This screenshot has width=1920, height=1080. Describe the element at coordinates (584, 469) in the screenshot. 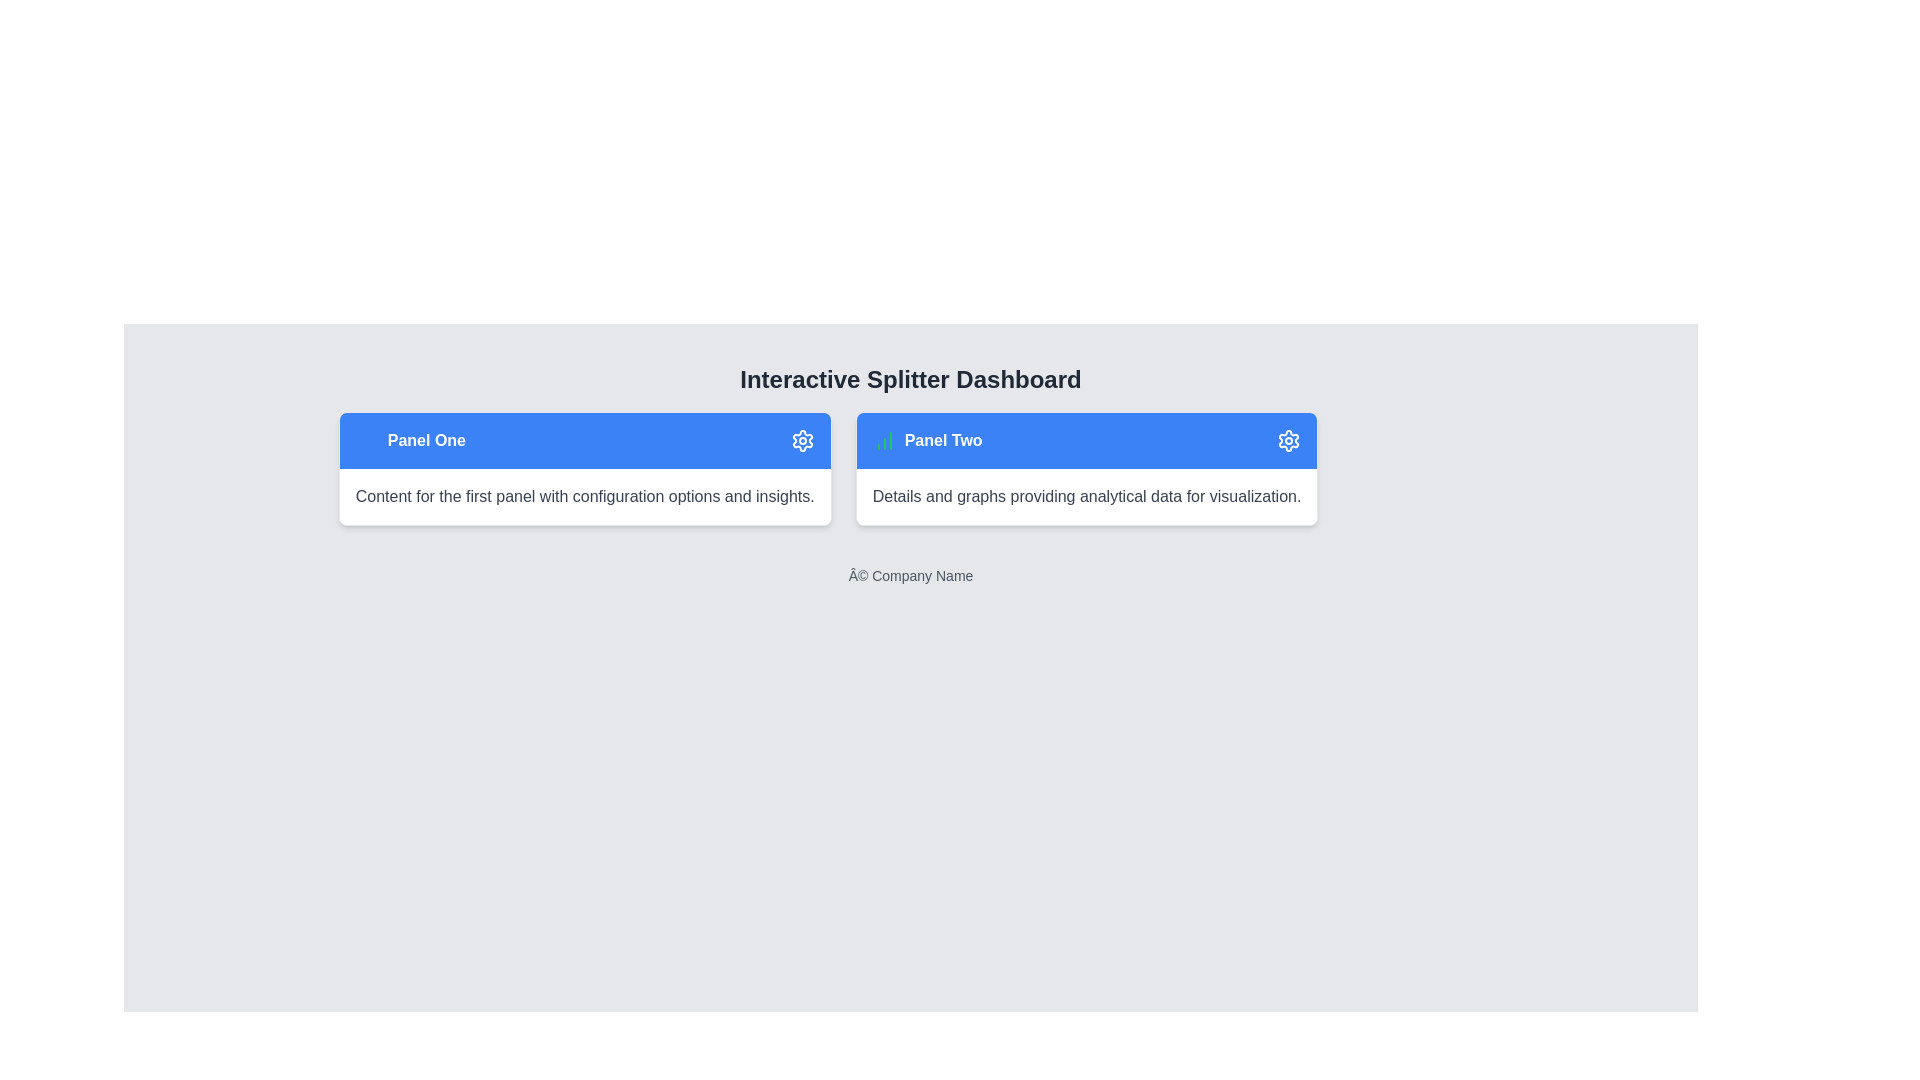

I see `the information panel that presents configuration options and insights, located on the left within a two-panel horizontal layout` at that location.